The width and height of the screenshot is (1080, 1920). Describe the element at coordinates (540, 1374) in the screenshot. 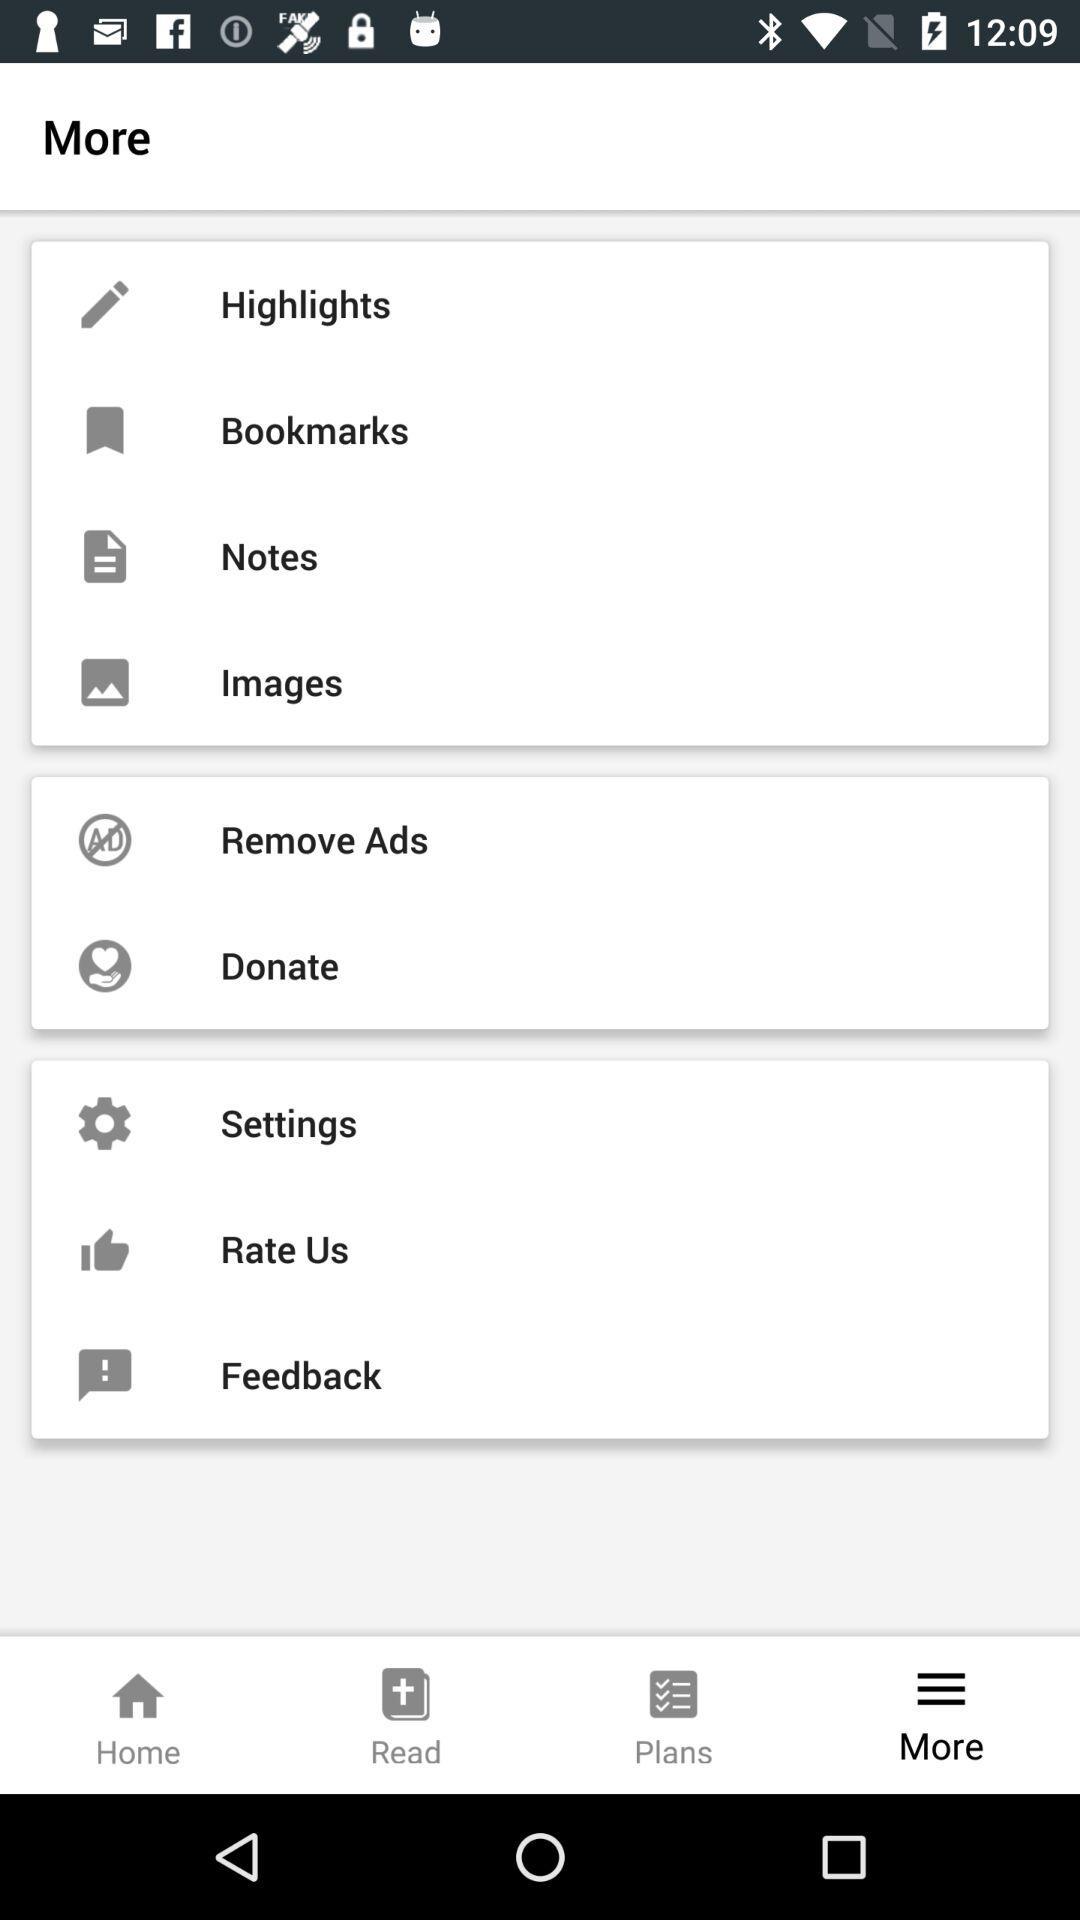

I see `feedback` at that location.